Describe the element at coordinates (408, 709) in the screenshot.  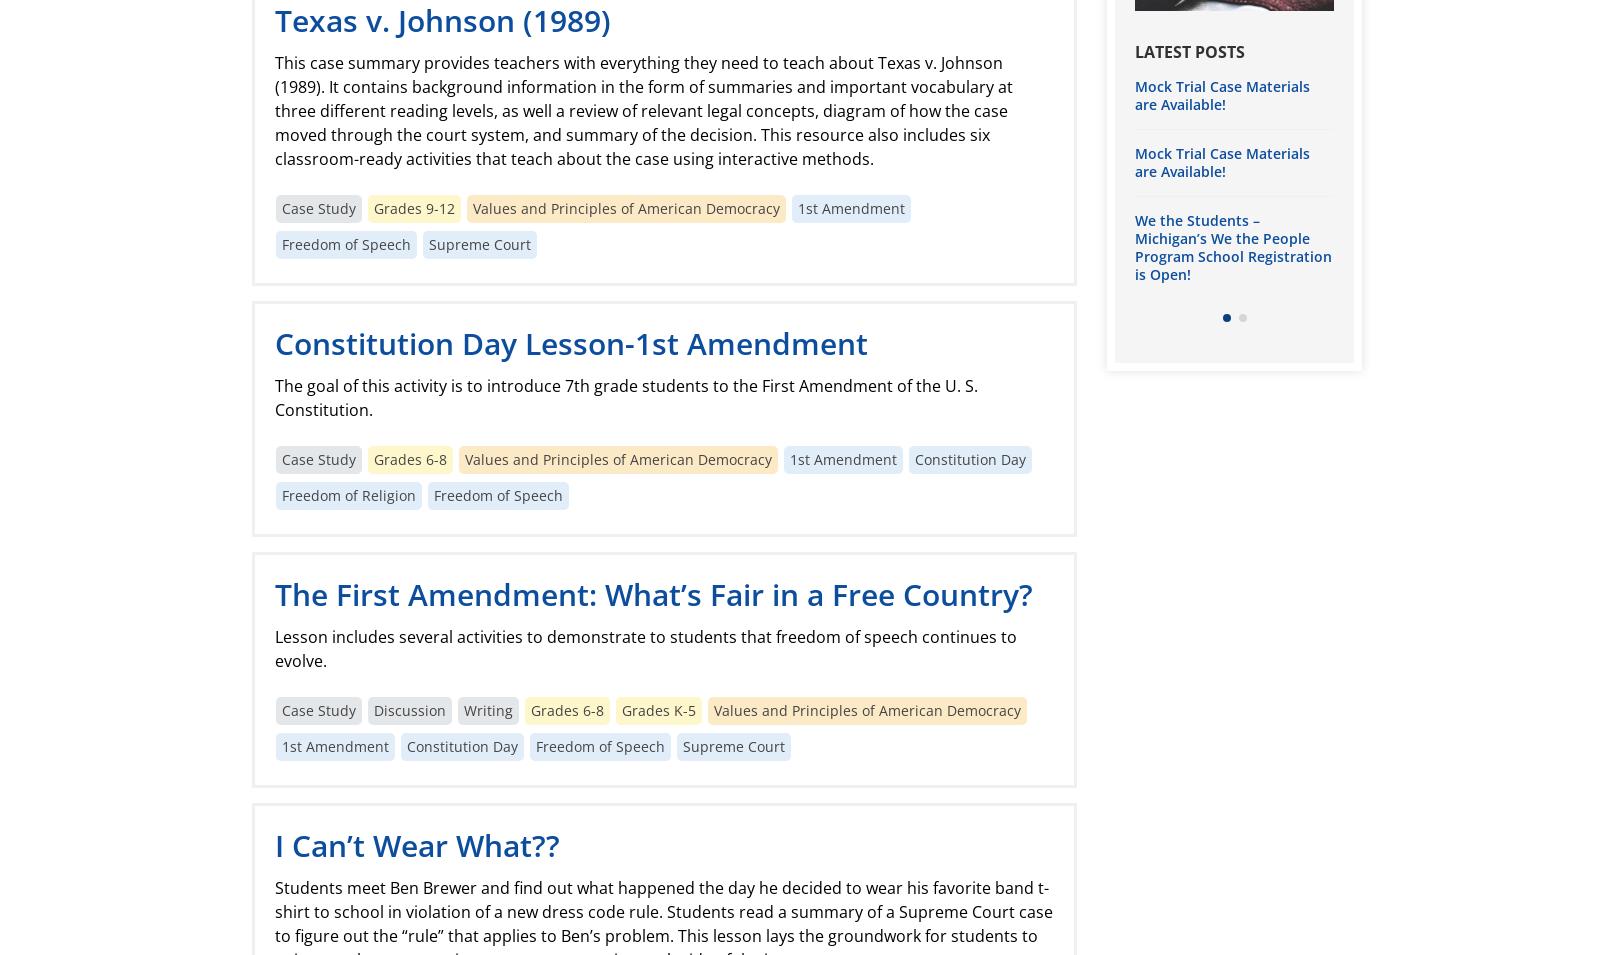
I see `'Discussion'` at that location.